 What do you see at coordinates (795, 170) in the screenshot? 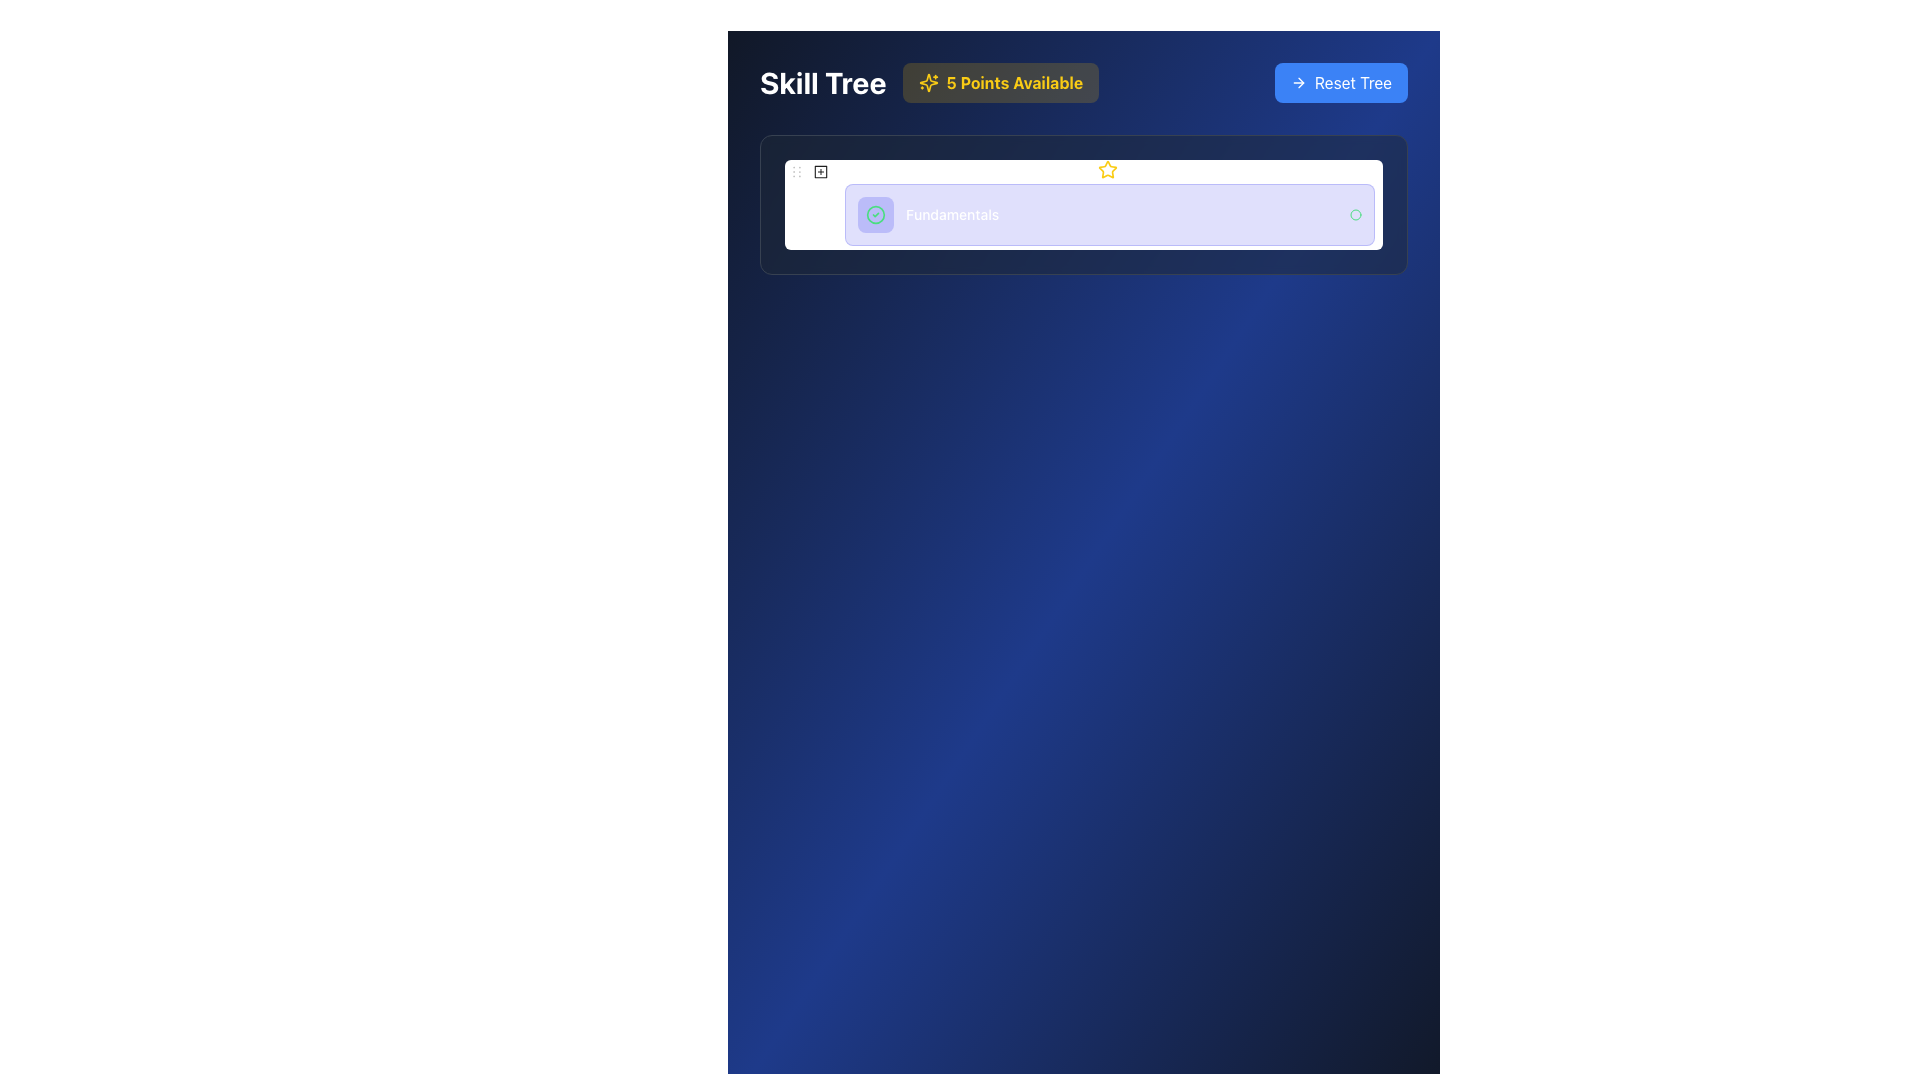
I see `the draggable icon located in the top left corner of the 'Fundamentals' box, next to the 'expand' and 'collapse' icons` at bounding box center [795, 170].